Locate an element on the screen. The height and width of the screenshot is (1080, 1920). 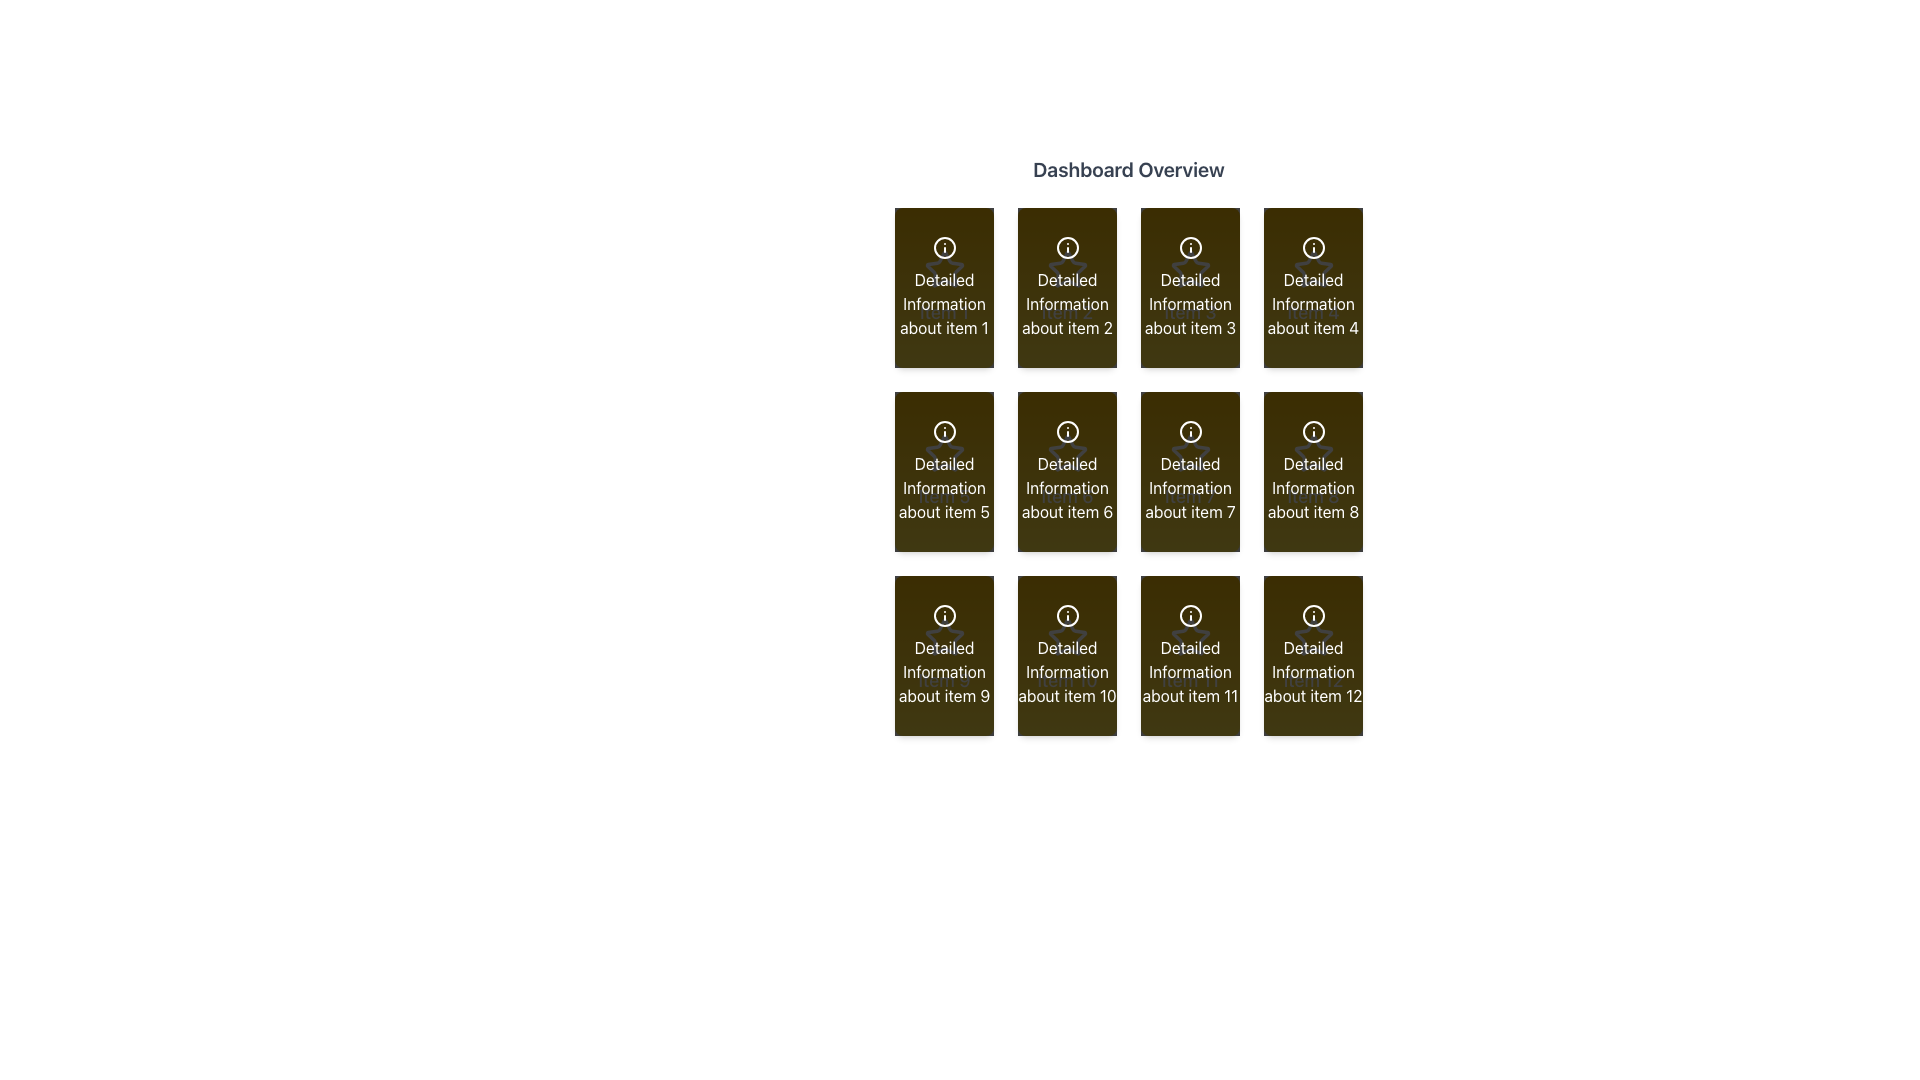
the star icon representing the favorite marker for Item 8, located in the middle row, second column from the right, for visual feedback is located at coordinates (1313, 454).